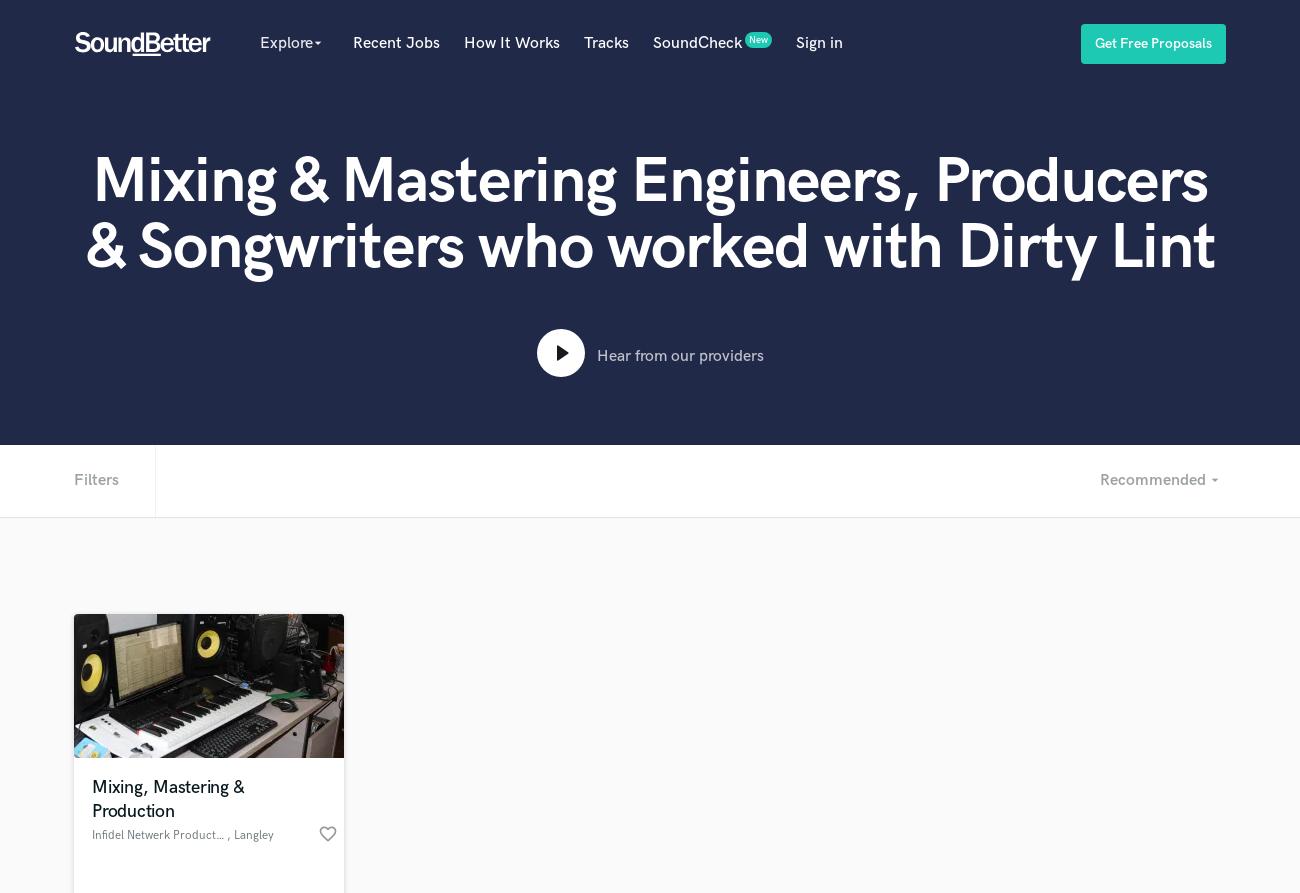 The image size is (1300, 893). Describe the element at coordinates (678, 356) in the screenshot. I see `'Hear from our providers'` at that location.